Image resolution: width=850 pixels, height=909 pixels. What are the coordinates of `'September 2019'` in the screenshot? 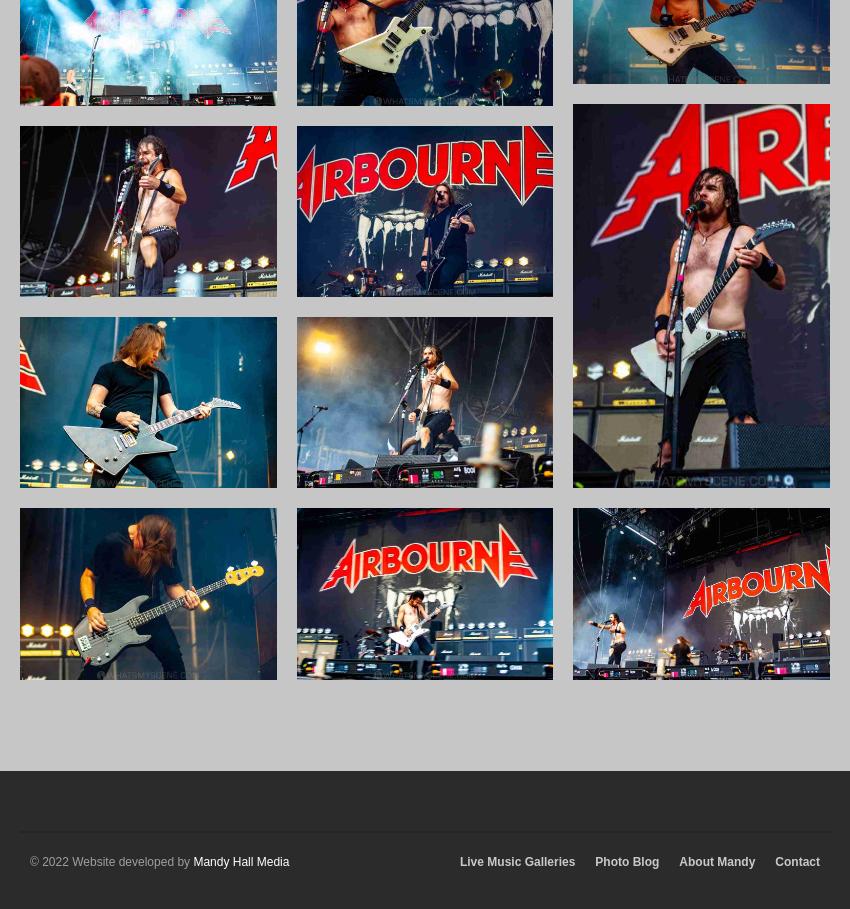 It's located at (682, 157).